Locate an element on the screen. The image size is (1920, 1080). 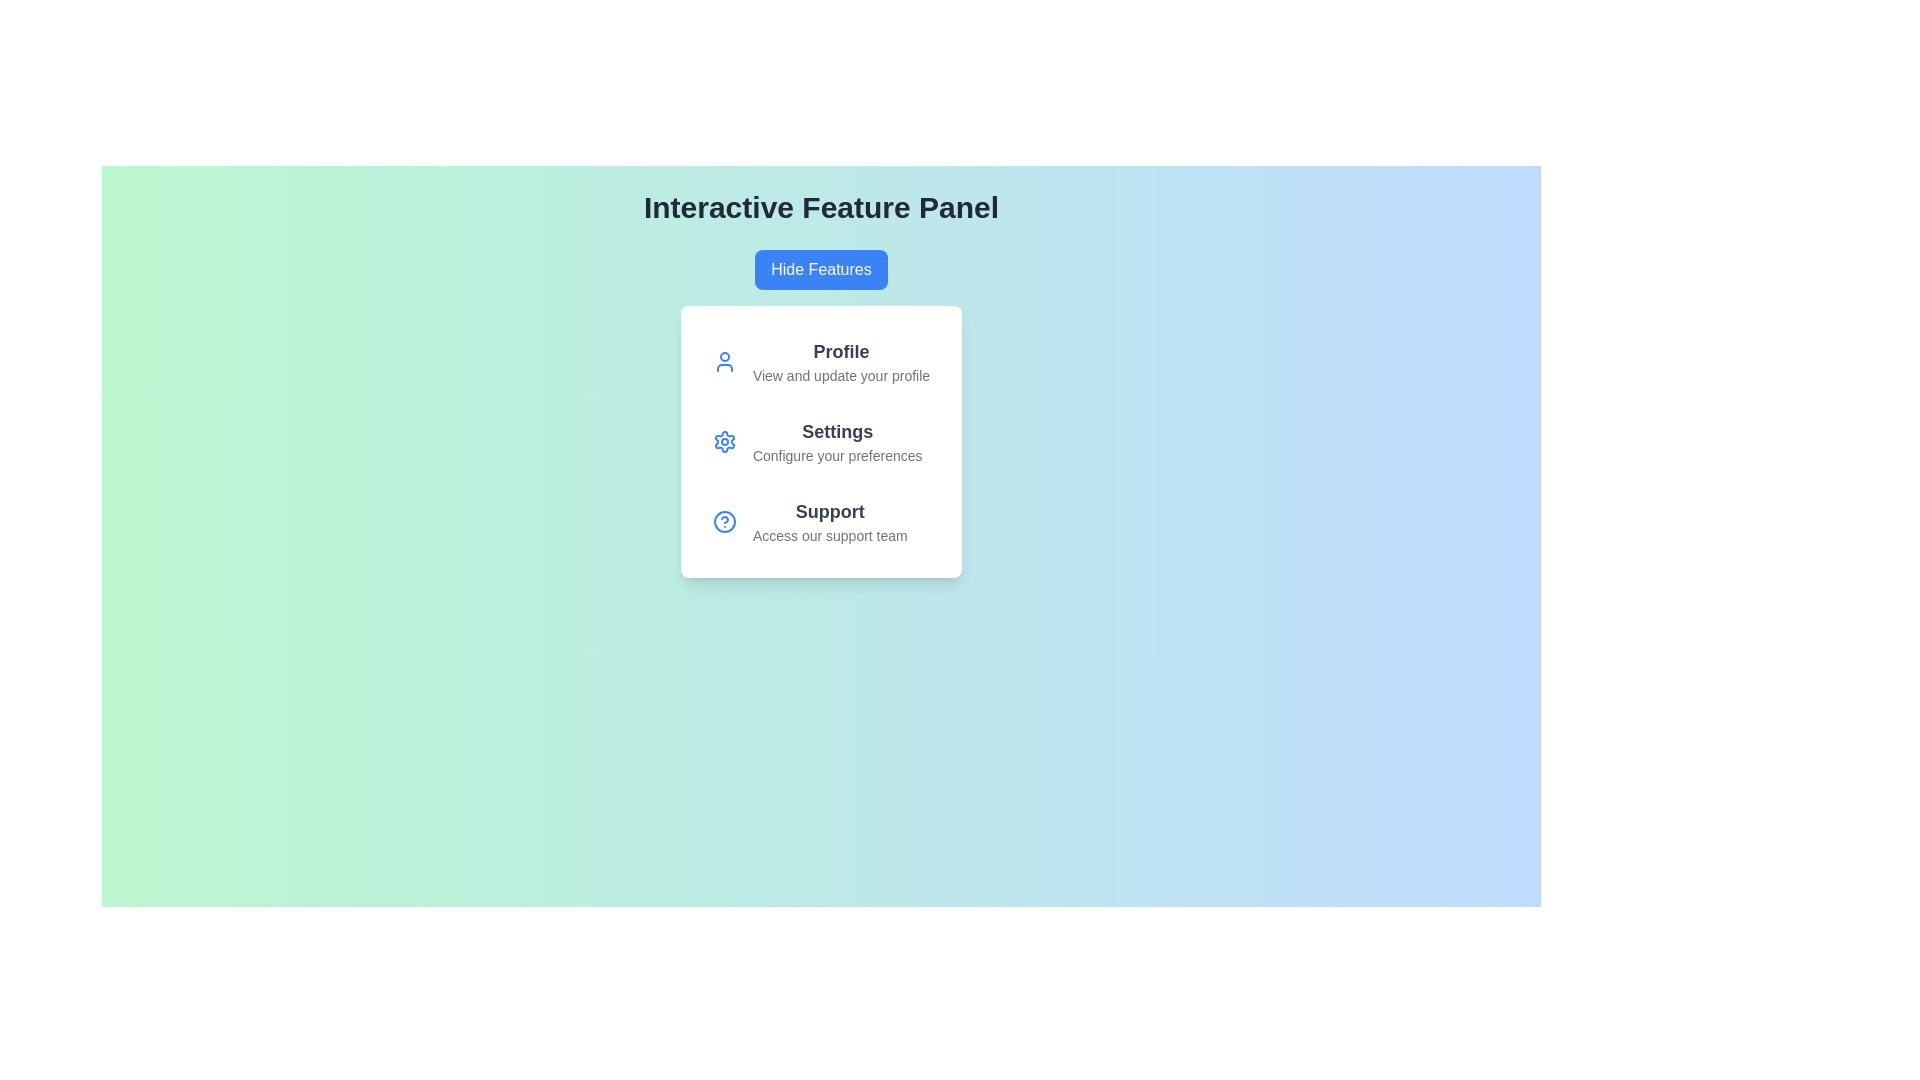
the 'Profile' item to access profile-related options is located at coordinates (840, 362).